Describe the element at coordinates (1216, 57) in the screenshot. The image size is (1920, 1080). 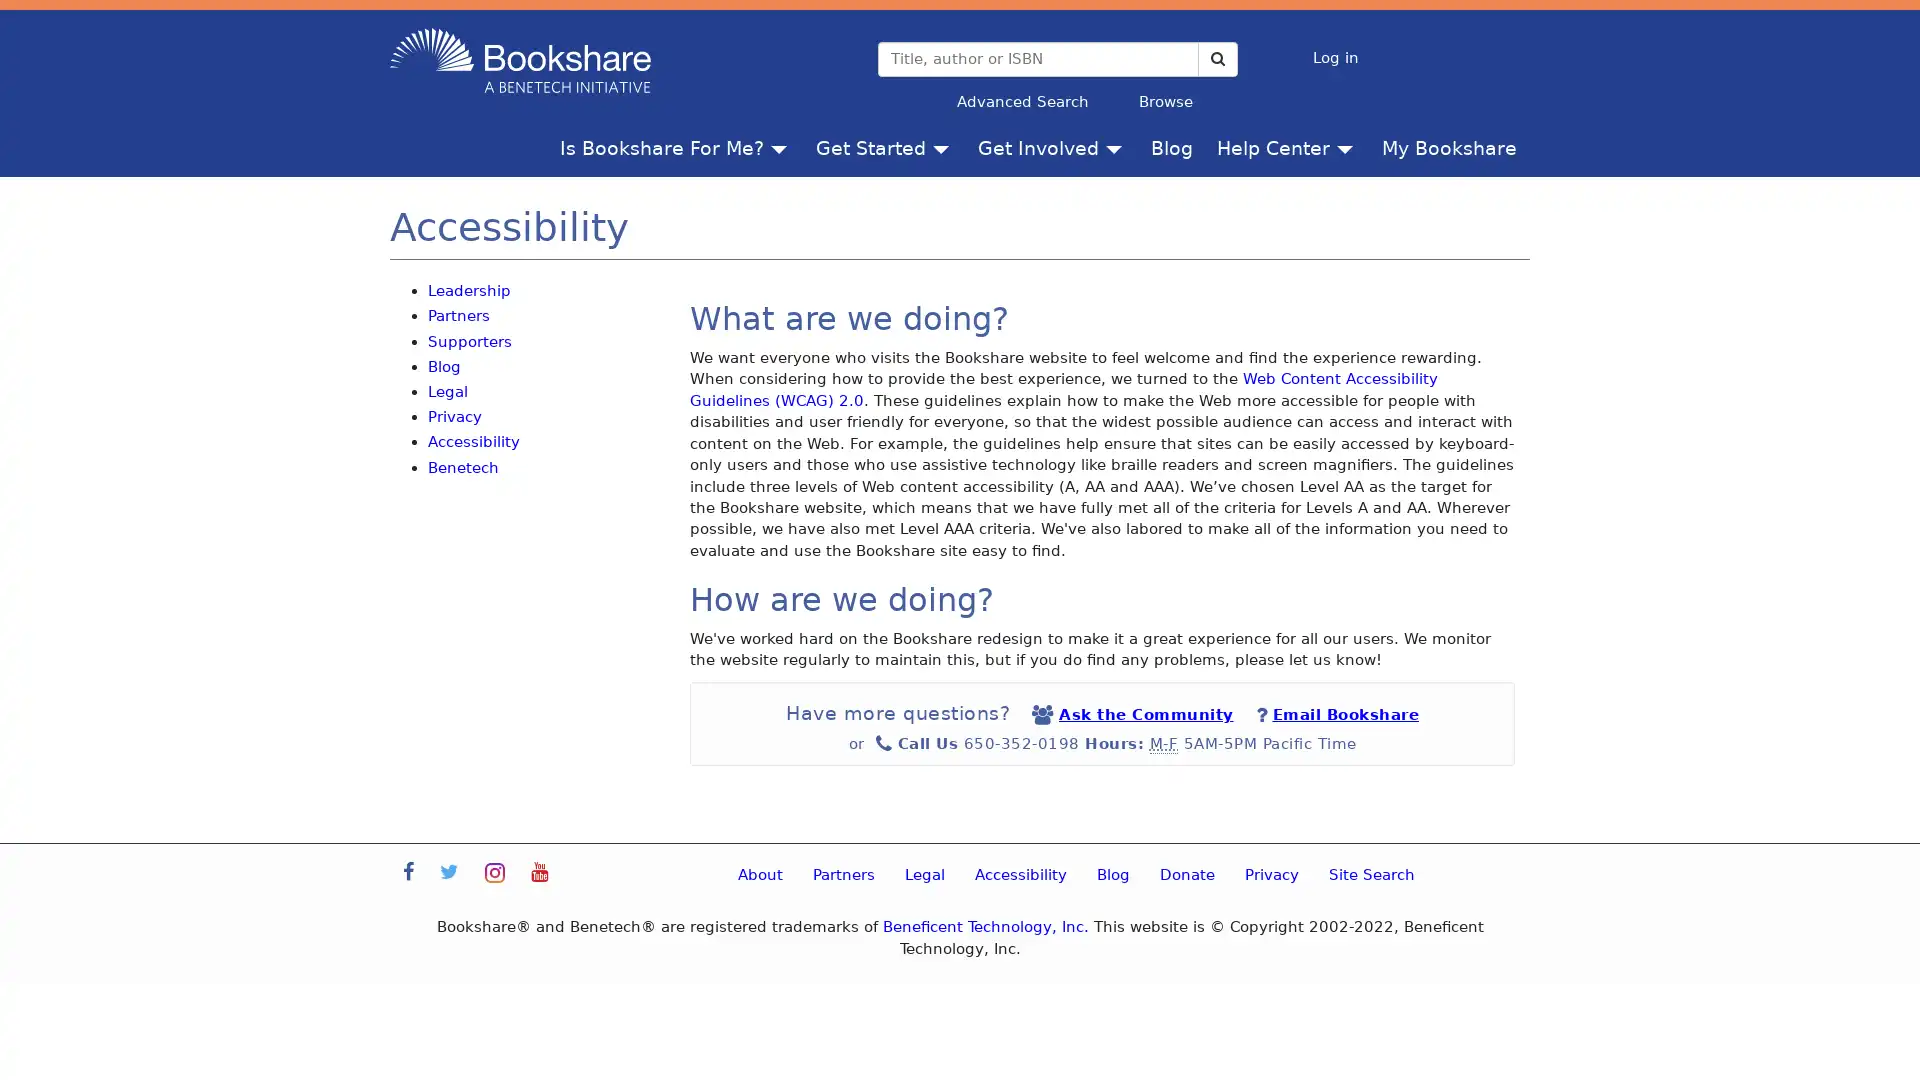
I see `Search` at that location.